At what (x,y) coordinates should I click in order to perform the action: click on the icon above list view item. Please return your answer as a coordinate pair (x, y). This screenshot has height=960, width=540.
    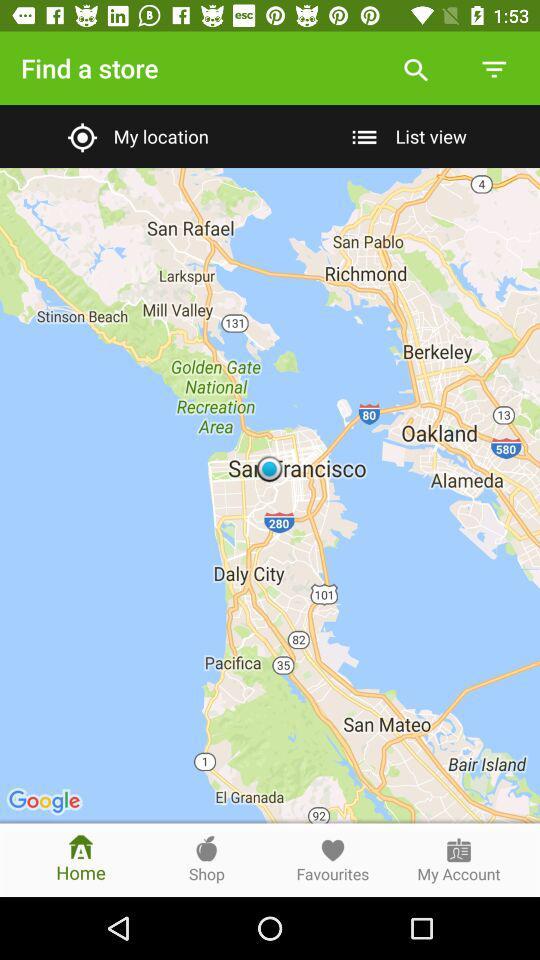
    Looking at the image, I should click on (492, 68).